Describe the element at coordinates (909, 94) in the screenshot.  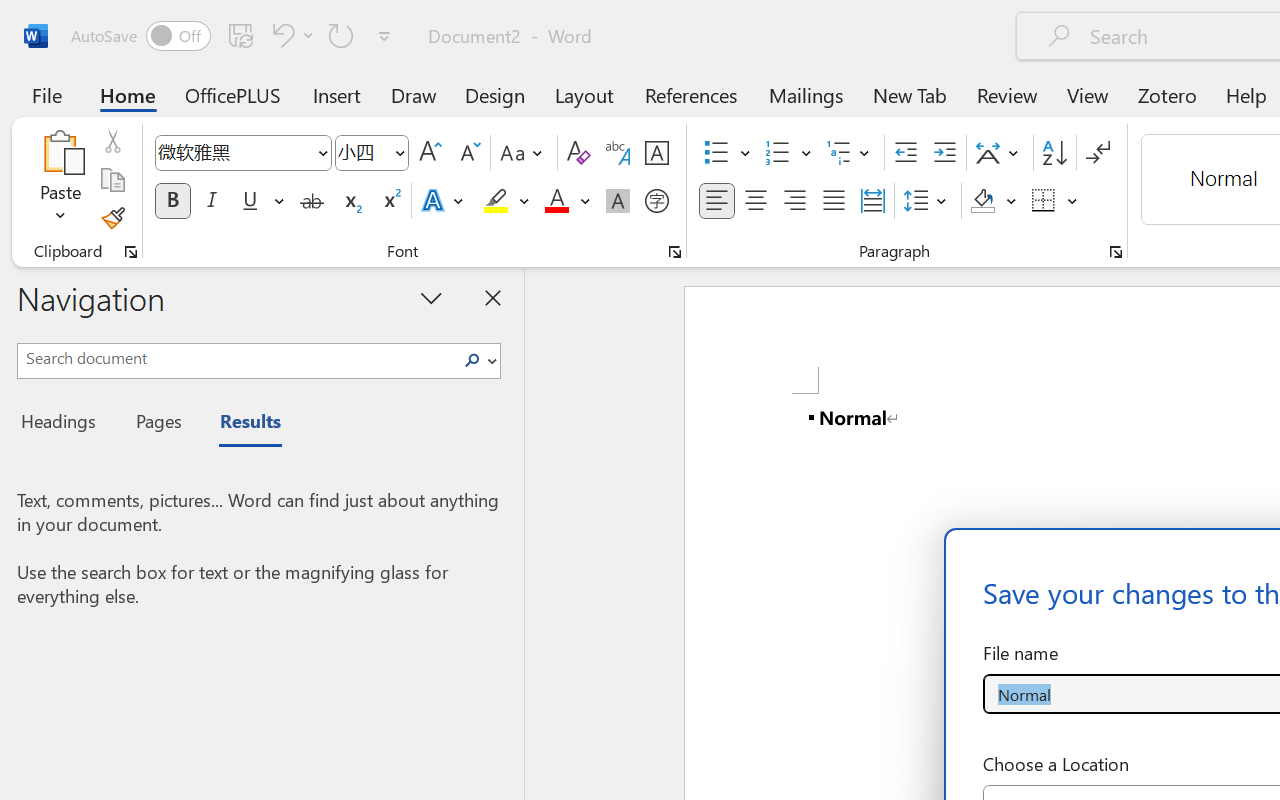
I see `'New Tab'` at that location.